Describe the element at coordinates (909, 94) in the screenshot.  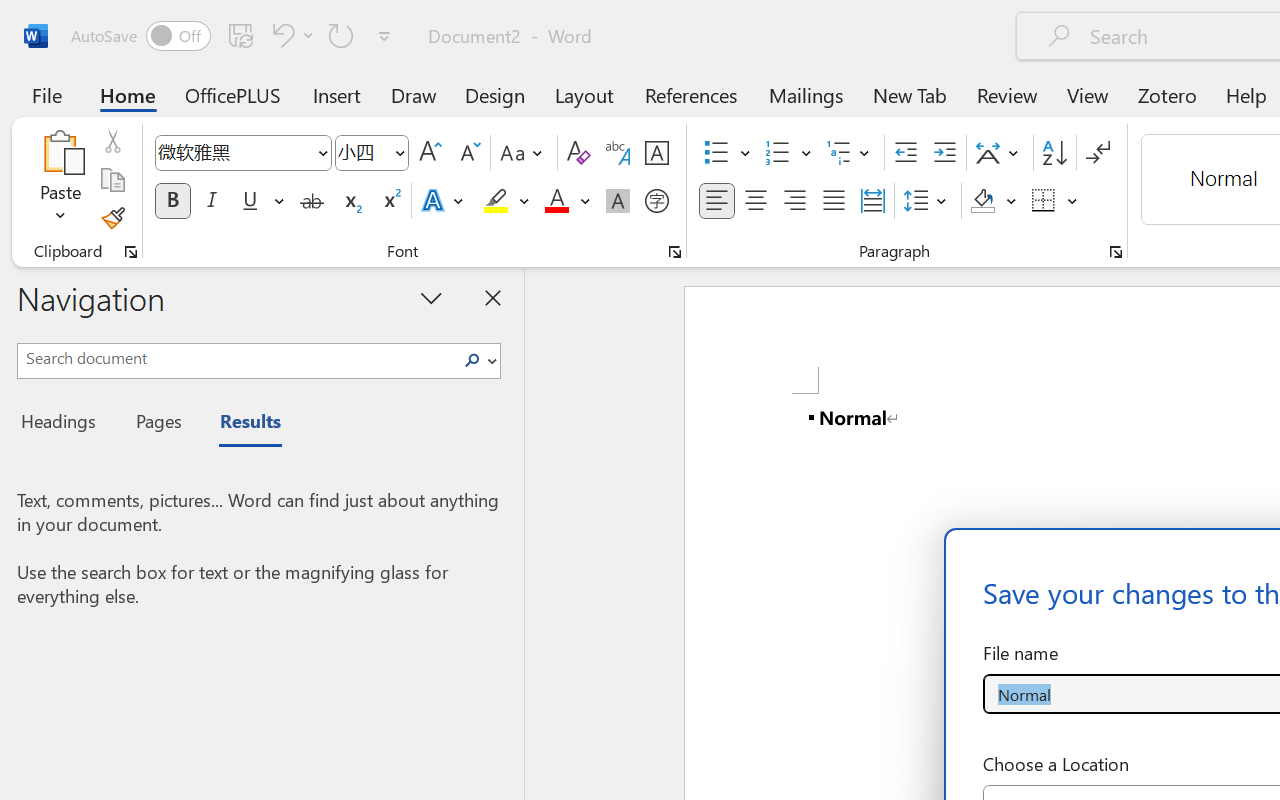
I see `'New Tab'` at that location.